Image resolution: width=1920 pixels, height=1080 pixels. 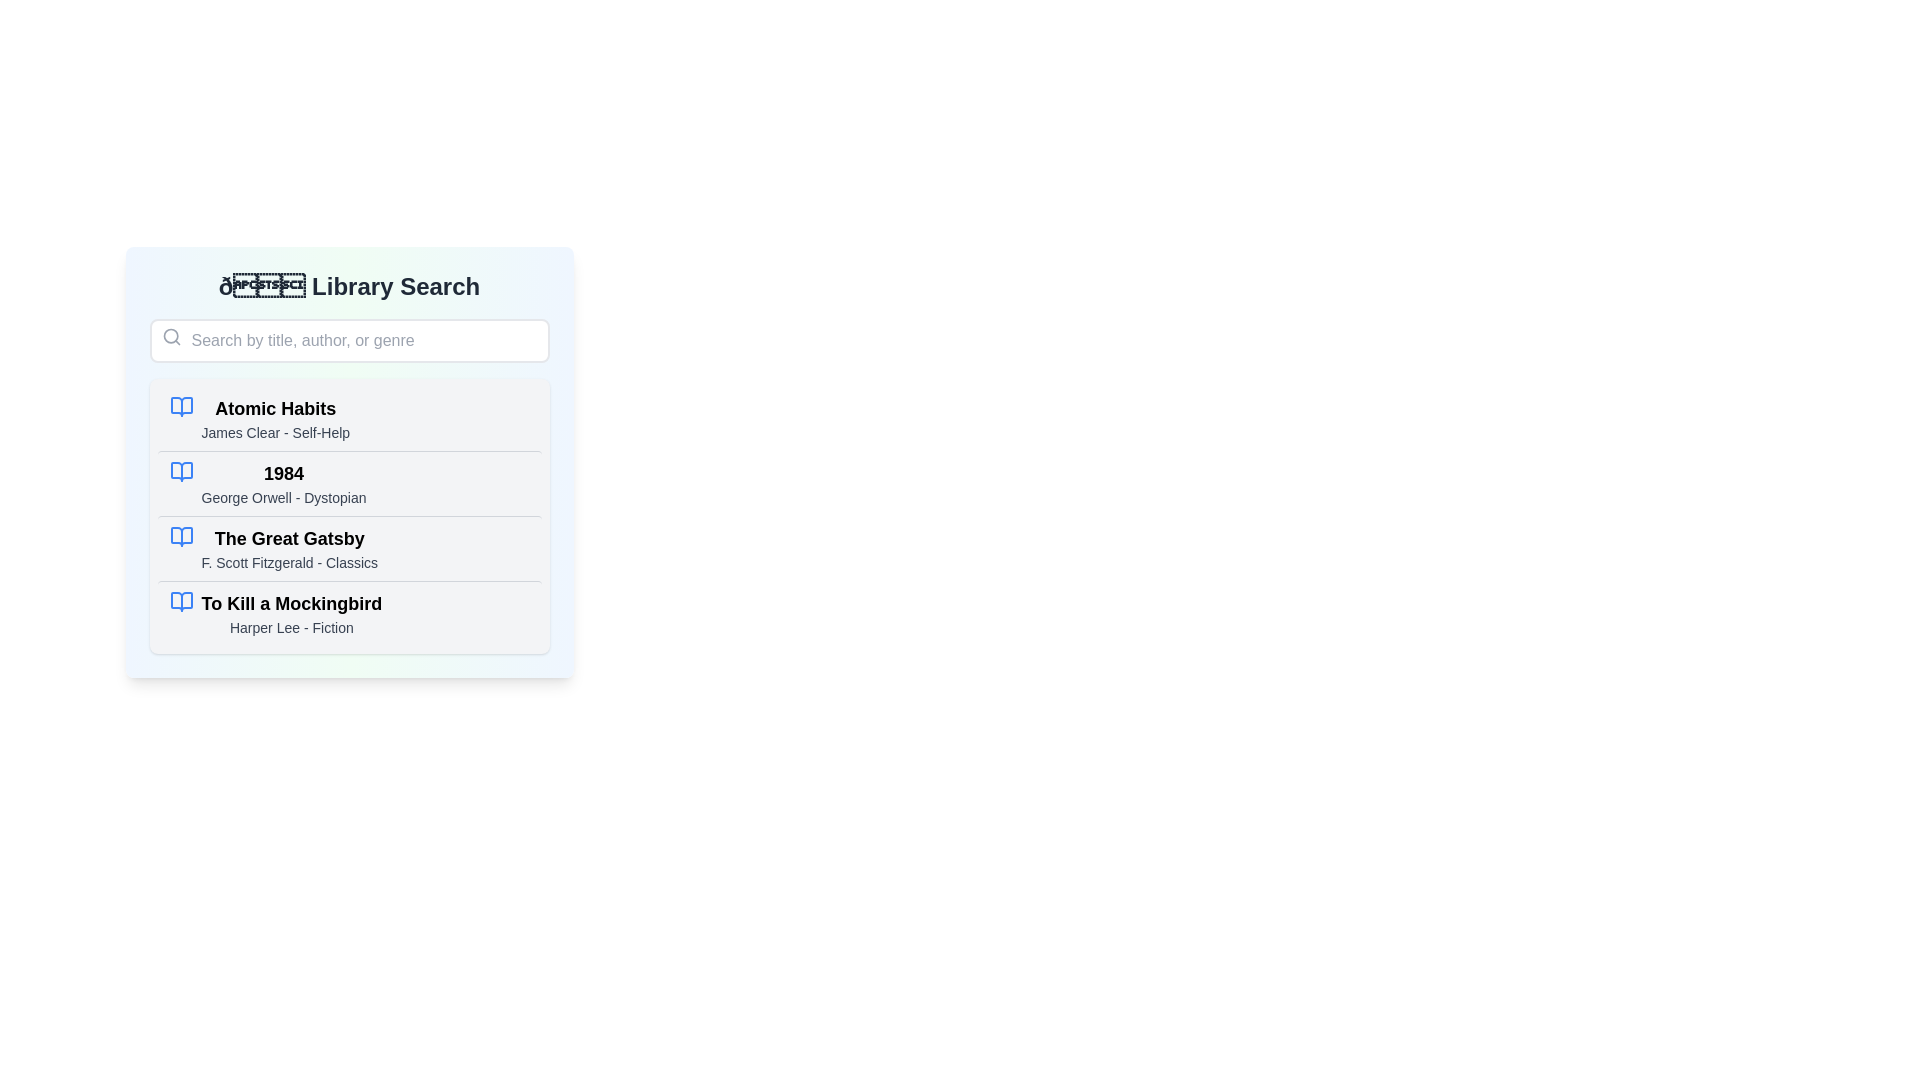 I want to click on the list item entry for 'The Great Gatsby', so click(x=349, y=548).